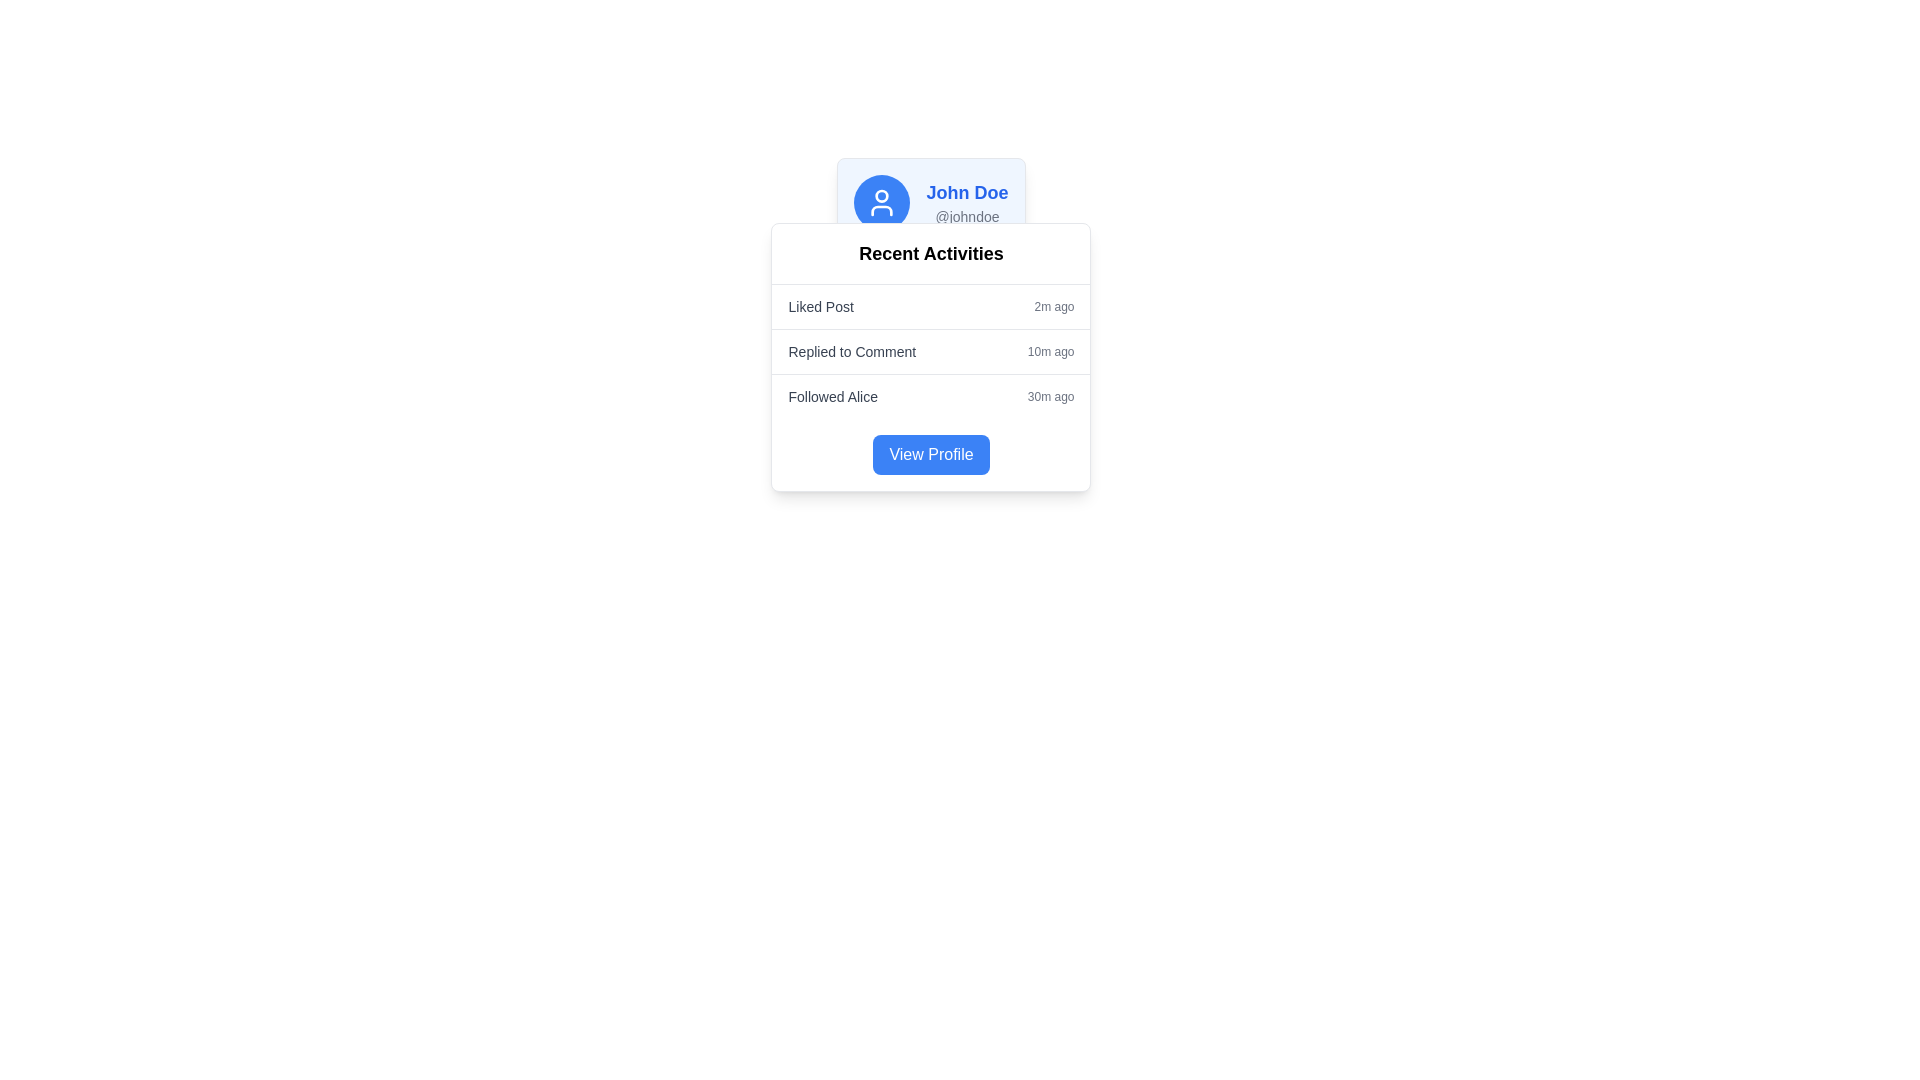  What do you see at coordinates (821, 307) in the screenshot?
I see `the 'Liked Post' label in the 'Recent Activities' section, which is styled in gray and positioned at the top entry of the list` at bounding box center [821, 307].